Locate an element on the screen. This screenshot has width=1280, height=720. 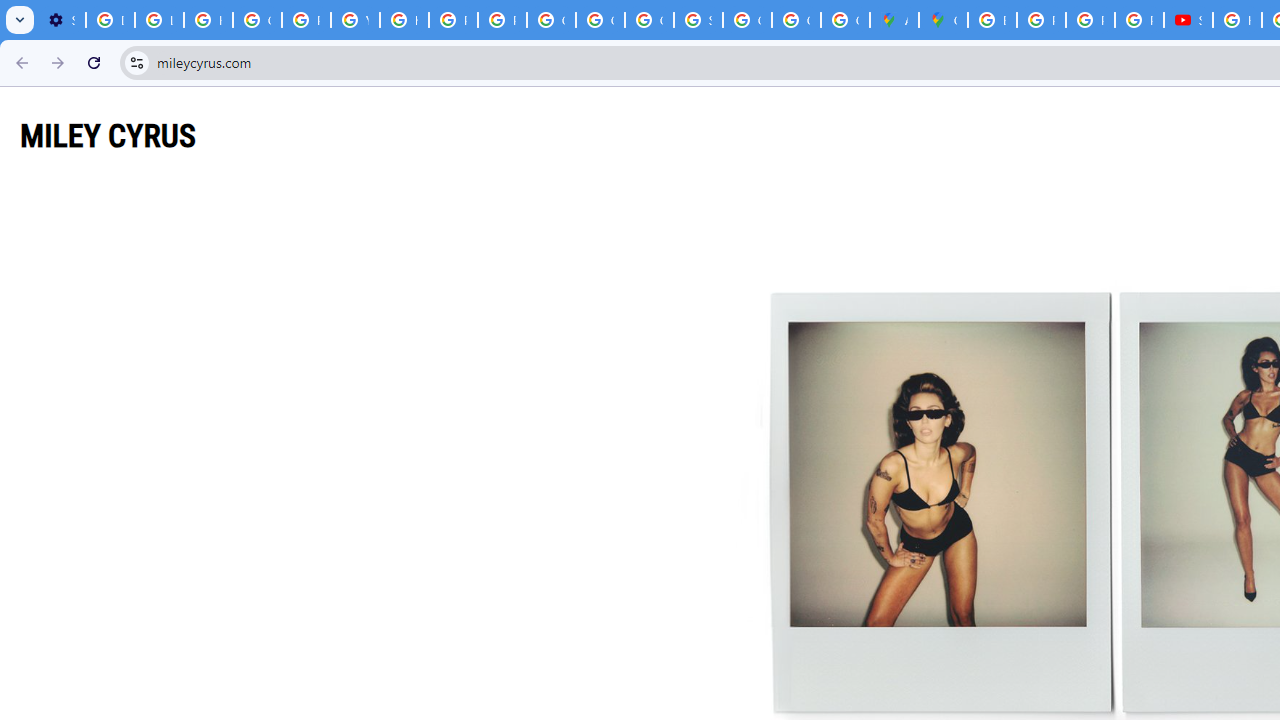
'Google Account Help' is located at coordinates (256, 20).